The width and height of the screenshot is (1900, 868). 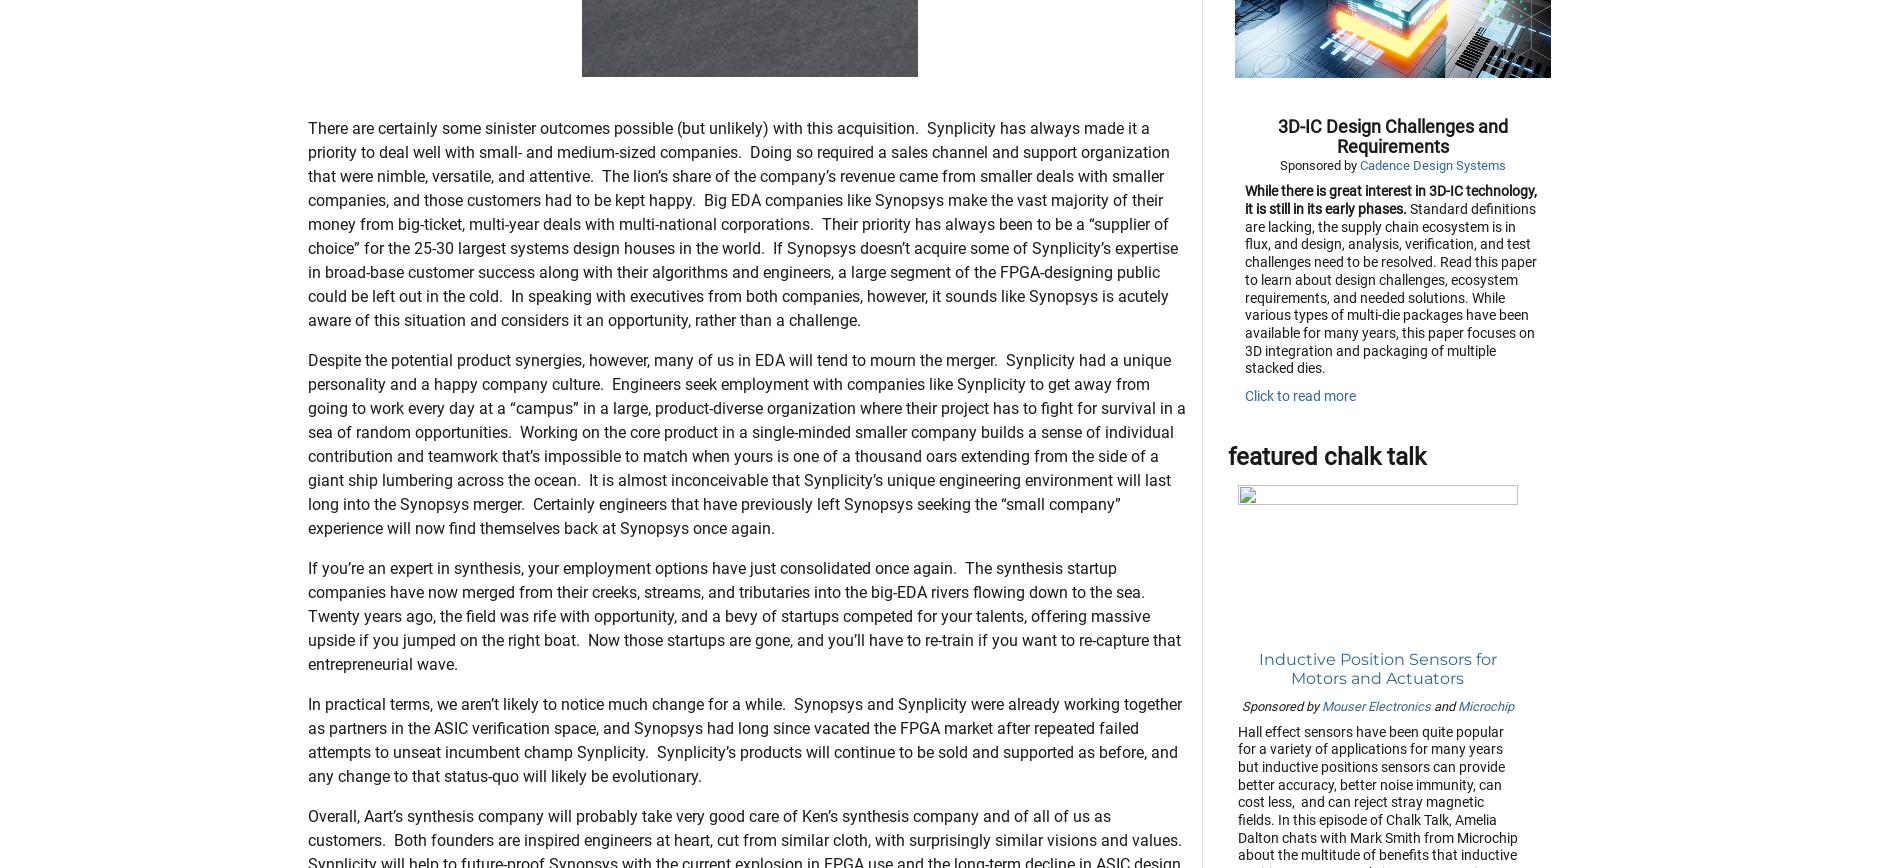 I want to click on 'Click to read more', so click(x=1298, y=495).